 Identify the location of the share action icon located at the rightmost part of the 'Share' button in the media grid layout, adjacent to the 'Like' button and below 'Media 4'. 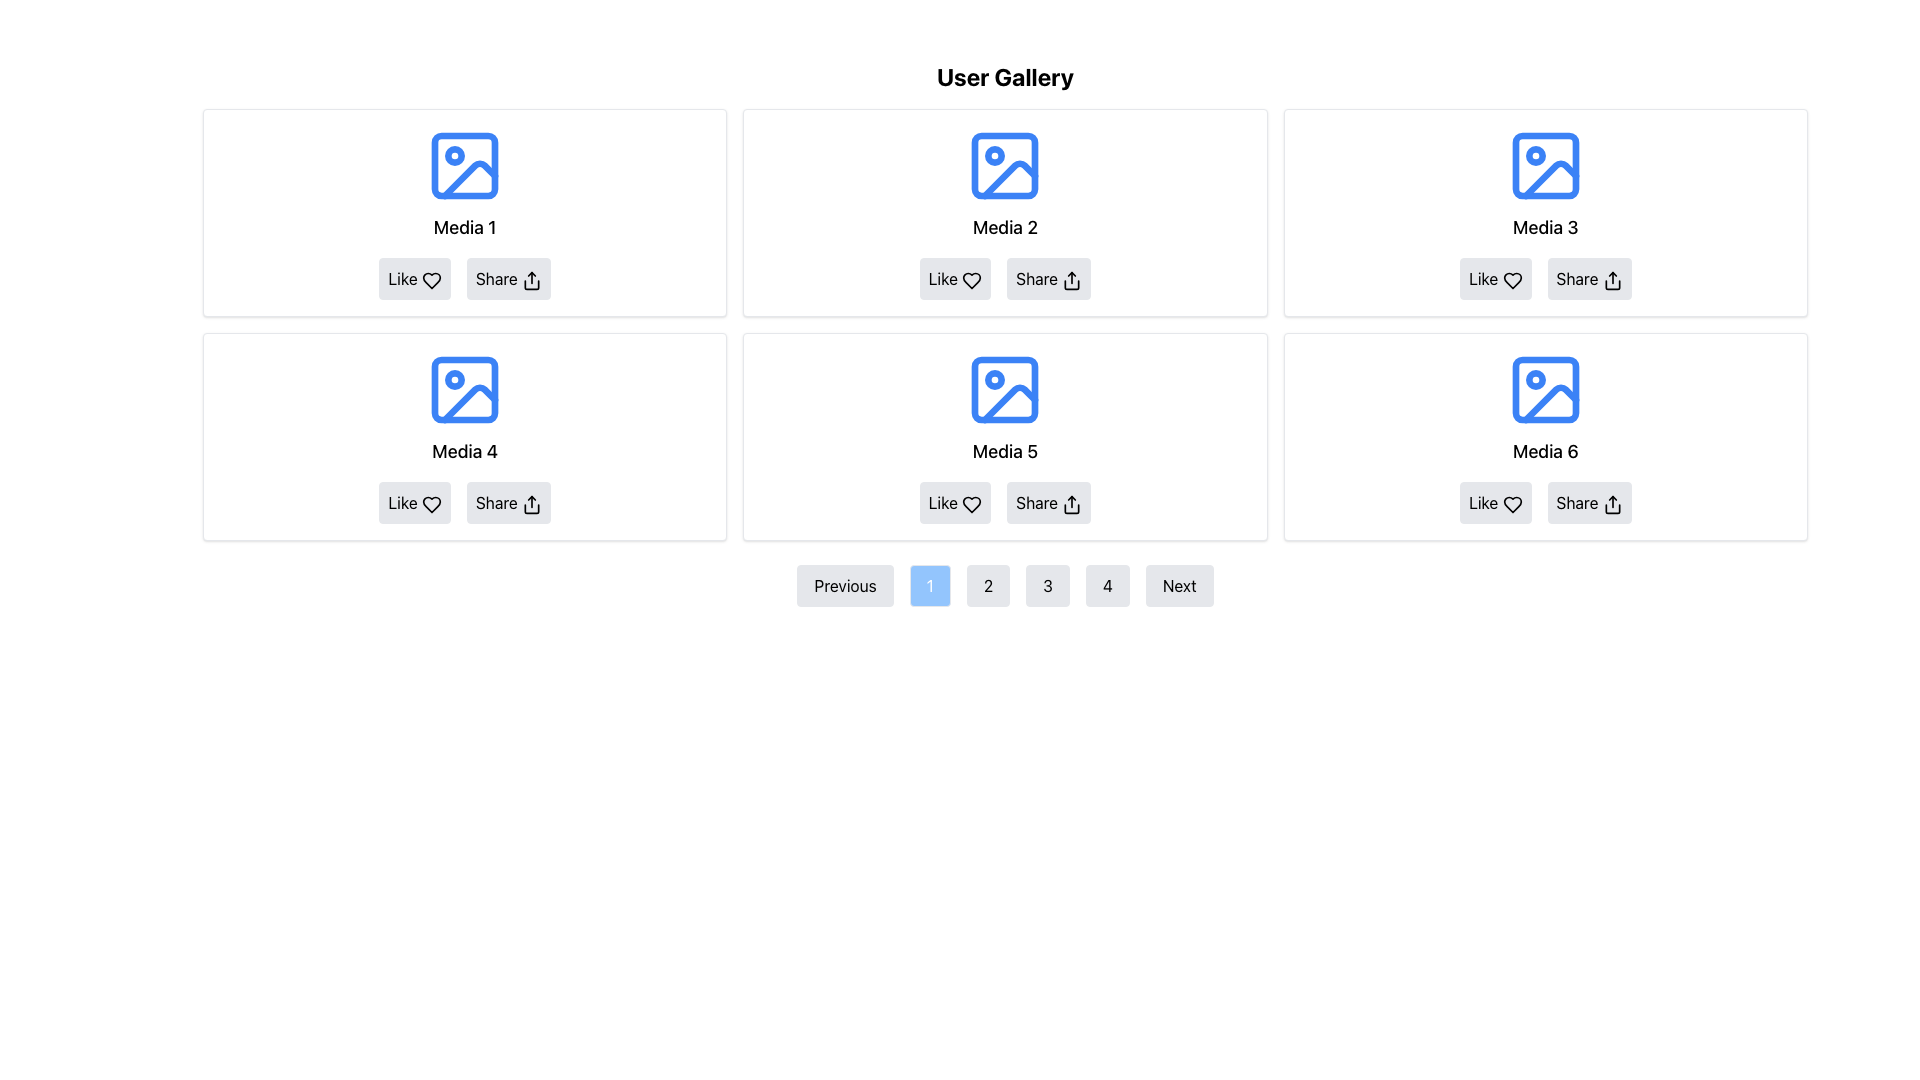
(531, 503).